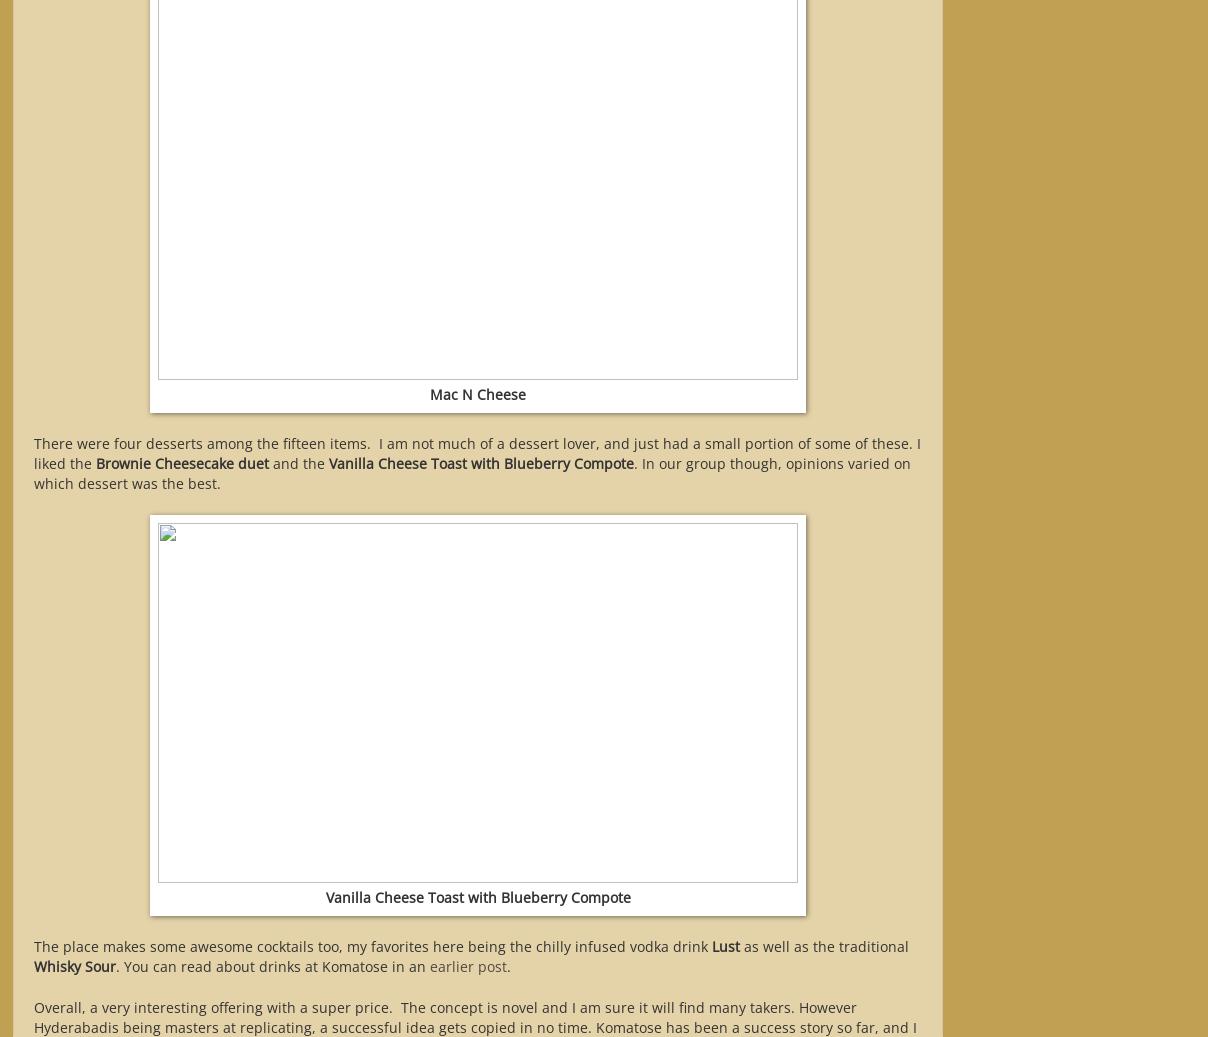 The height and width of the screenshot is (1037, 1208). What do you see at coordinates (472, 472) in the screenshot?
I see `'. In our group though, opinions varied on which dessert was the best.'` at bounding box center [472, 472].